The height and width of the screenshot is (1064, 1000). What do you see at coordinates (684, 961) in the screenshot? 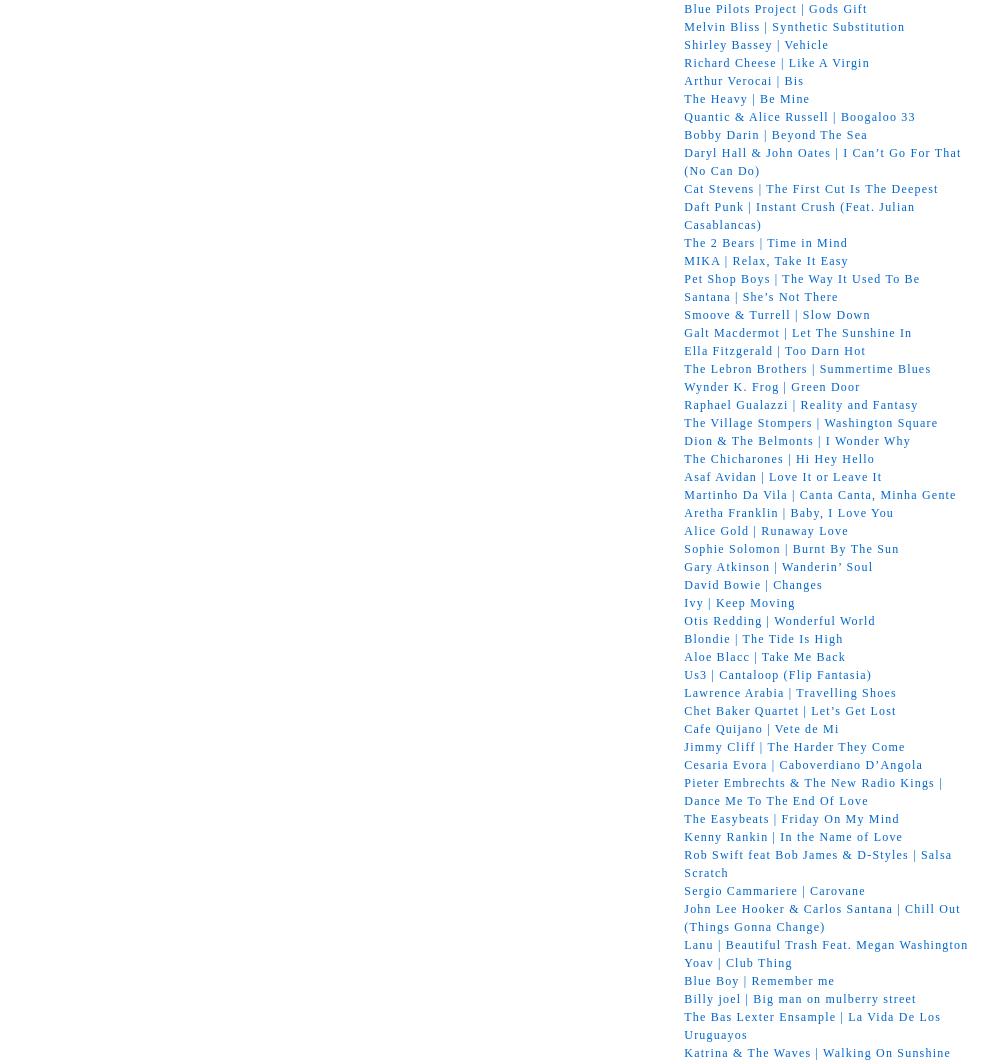
I see `'Yoav | Club Thing'` at bounding box center [684, 961].